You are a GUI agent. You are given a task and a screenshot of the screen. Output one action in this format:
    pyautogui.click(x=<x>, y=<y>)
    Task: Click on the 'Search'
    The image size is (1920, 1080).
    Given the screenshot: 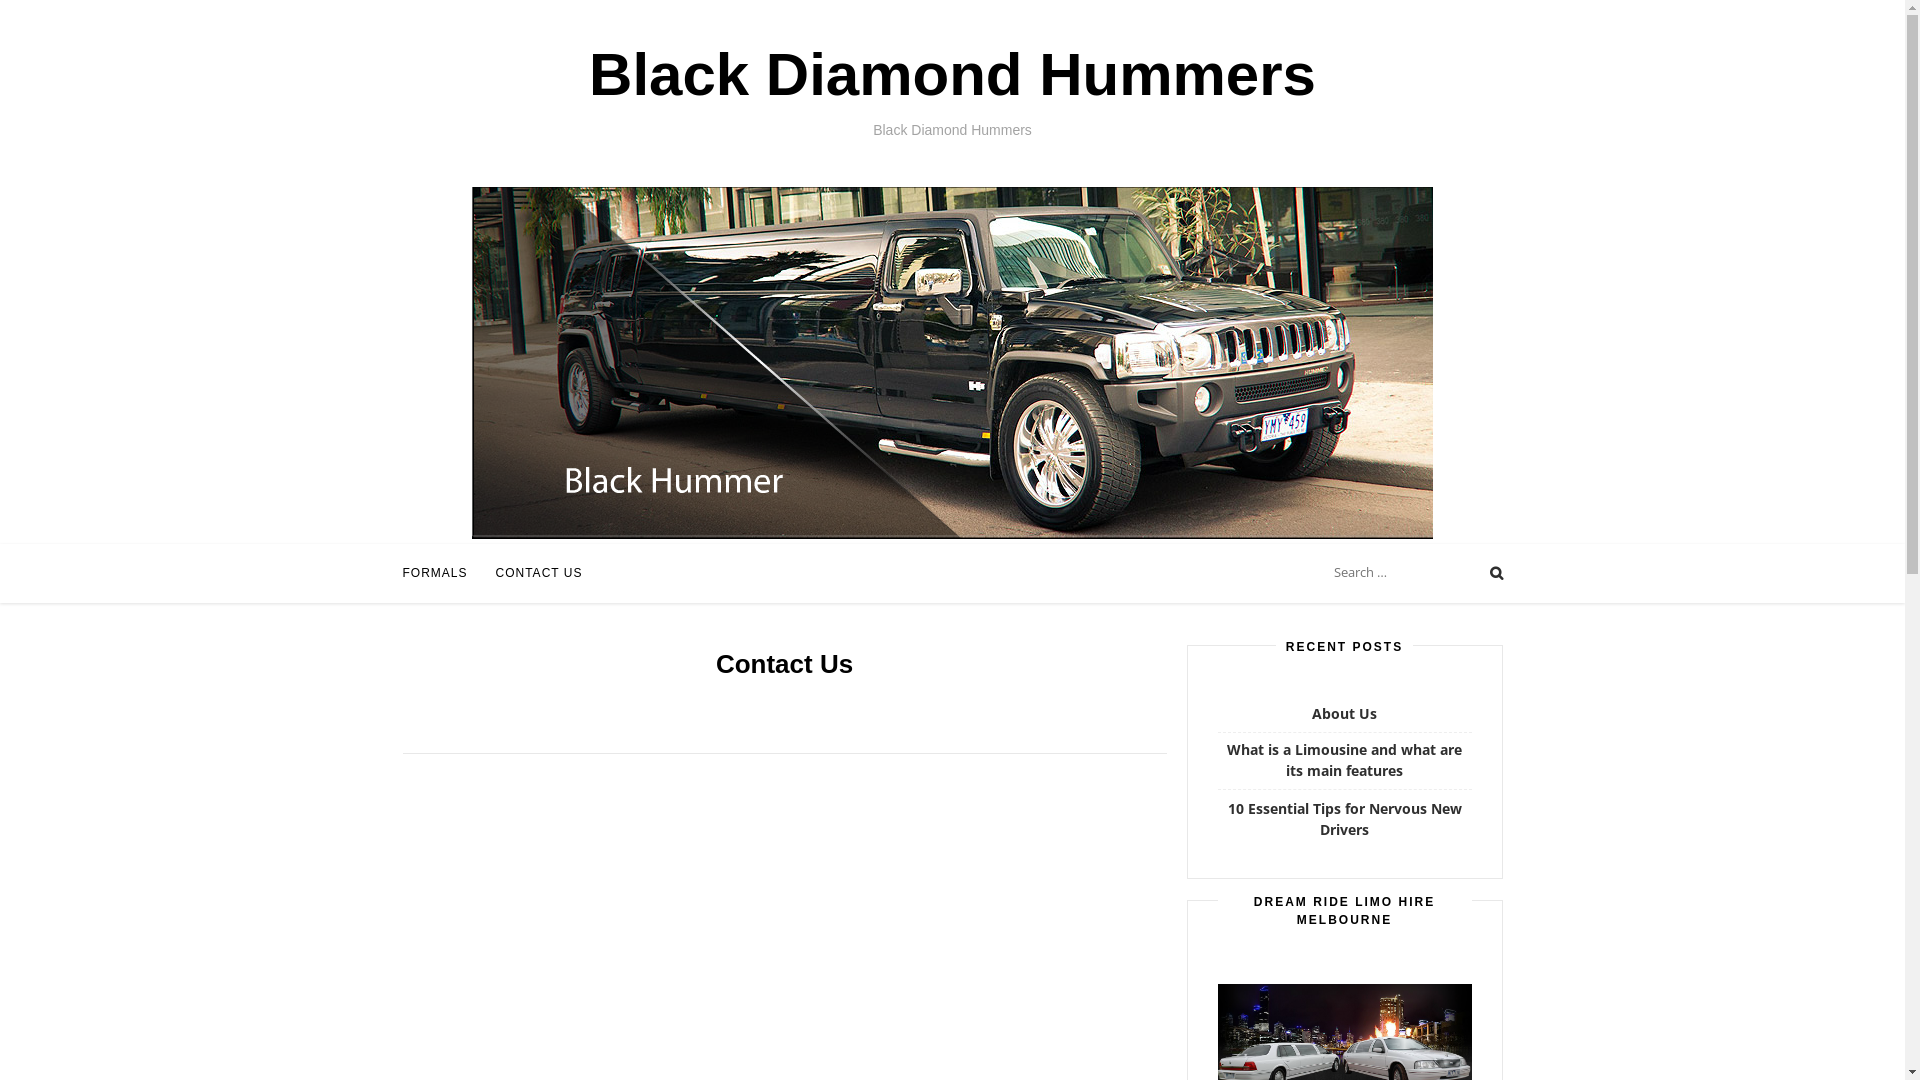 What is the action you would take?
    pyautogui.click(x=35, y=16)
    